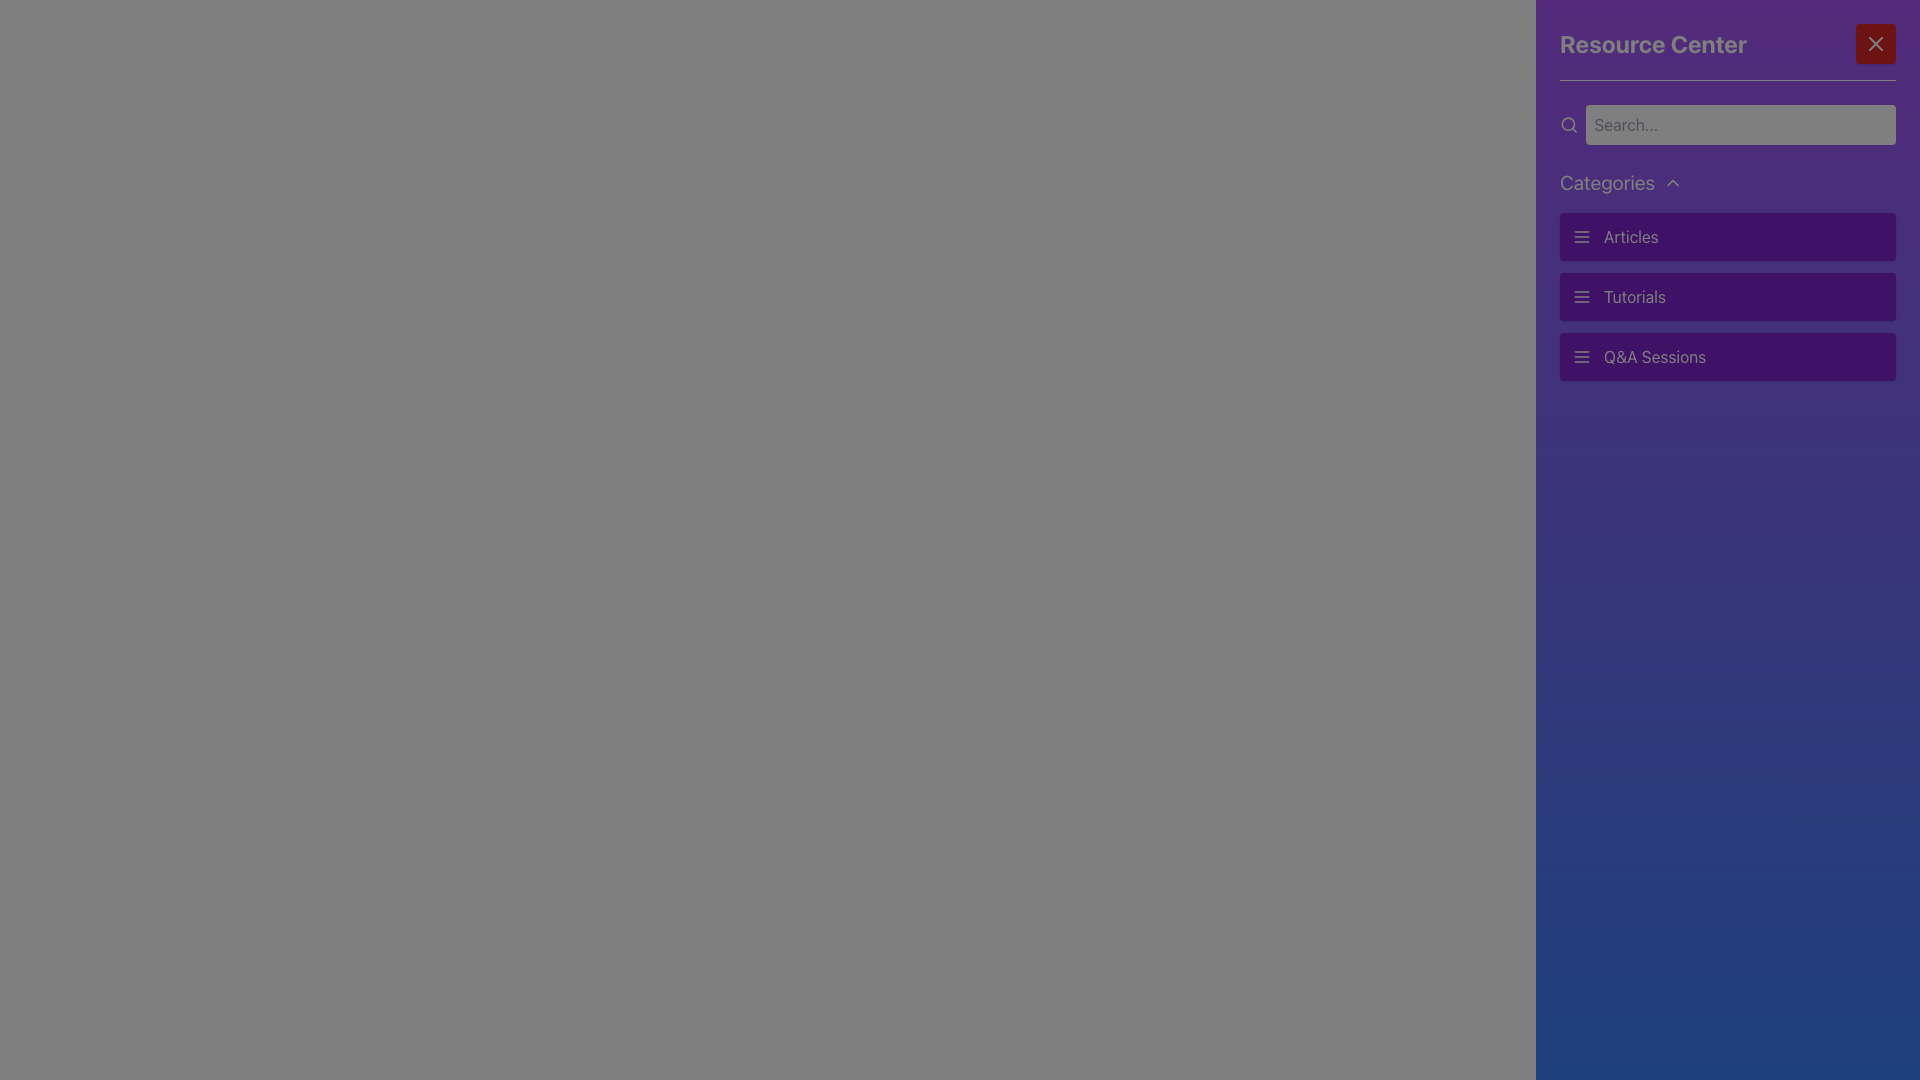 The image size is (1920, 1080). I want to click on the 'Tutorials' button with a purple background and rounded corners, which is the middle button, so click(1727, 297).